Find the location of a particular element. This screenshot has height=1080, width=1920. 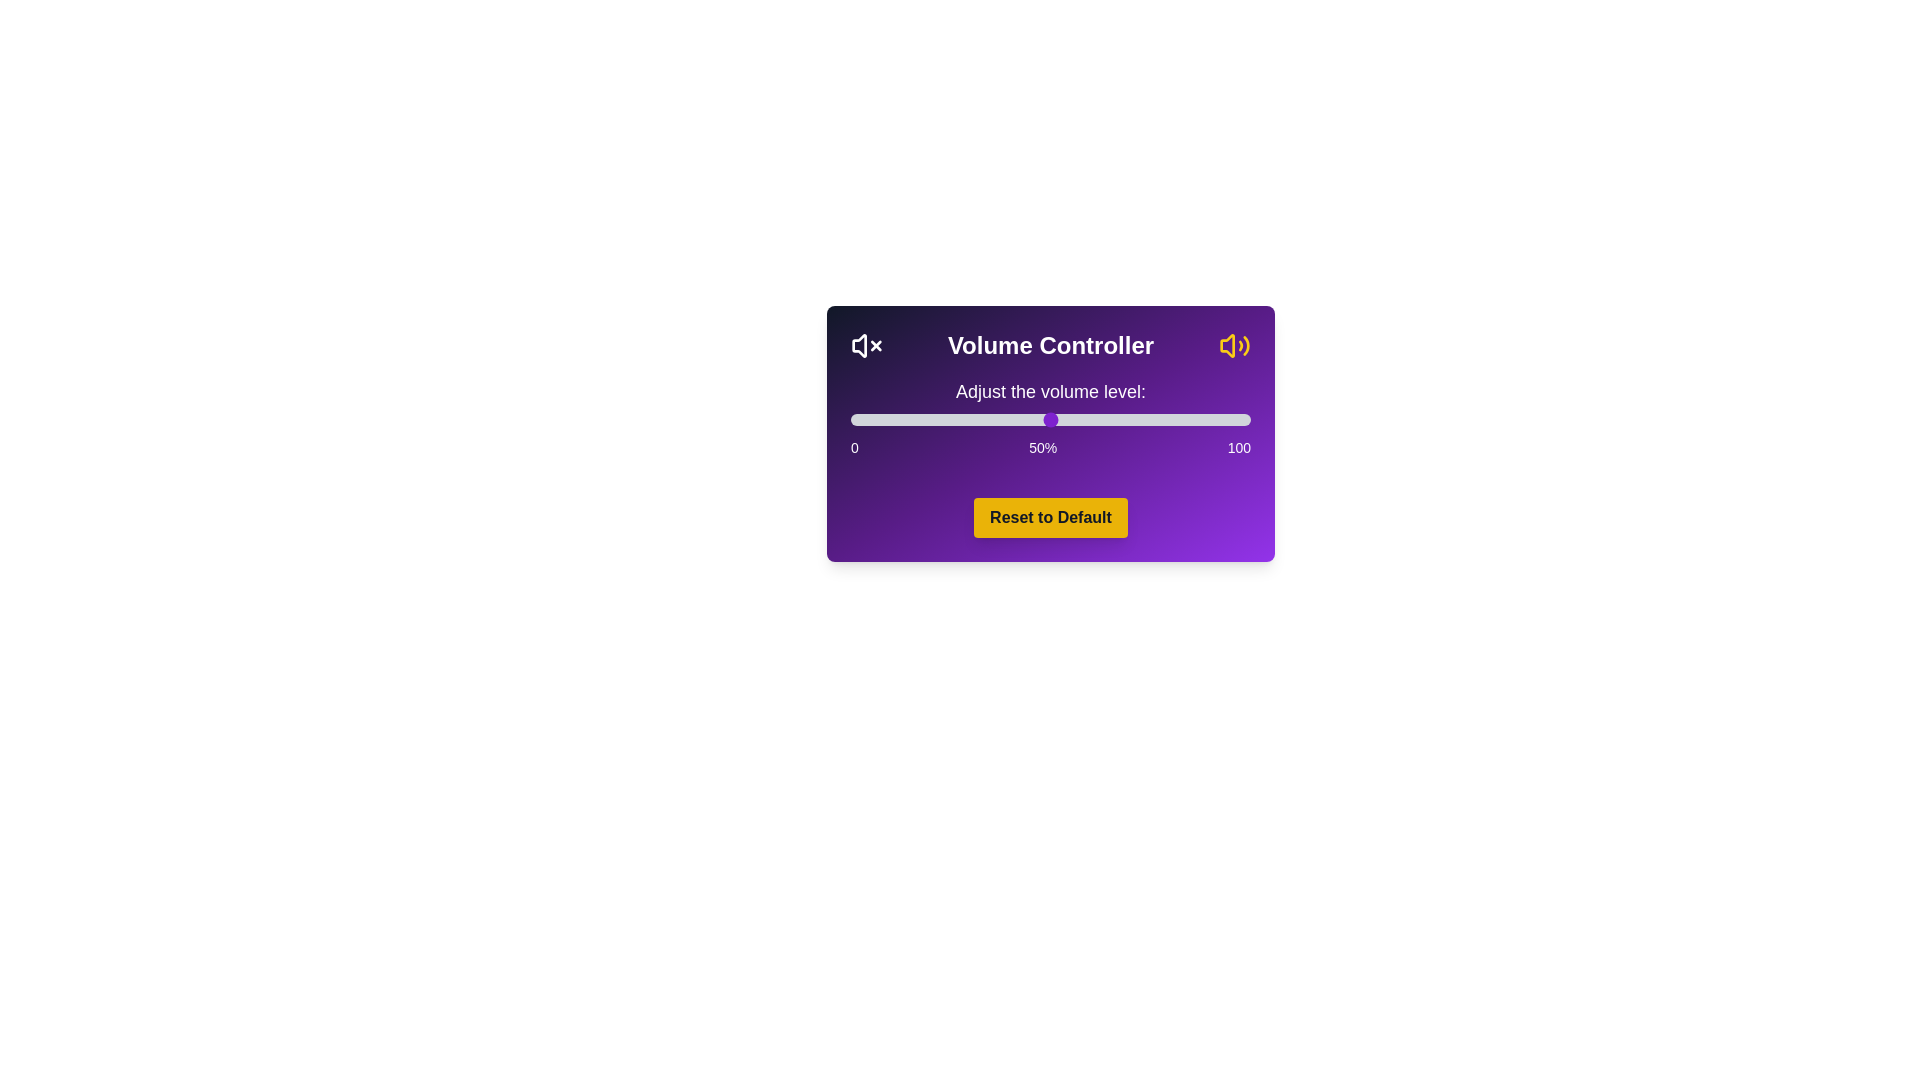

the volume slider to set the volume to 32% is located at coordinates (979, 419).